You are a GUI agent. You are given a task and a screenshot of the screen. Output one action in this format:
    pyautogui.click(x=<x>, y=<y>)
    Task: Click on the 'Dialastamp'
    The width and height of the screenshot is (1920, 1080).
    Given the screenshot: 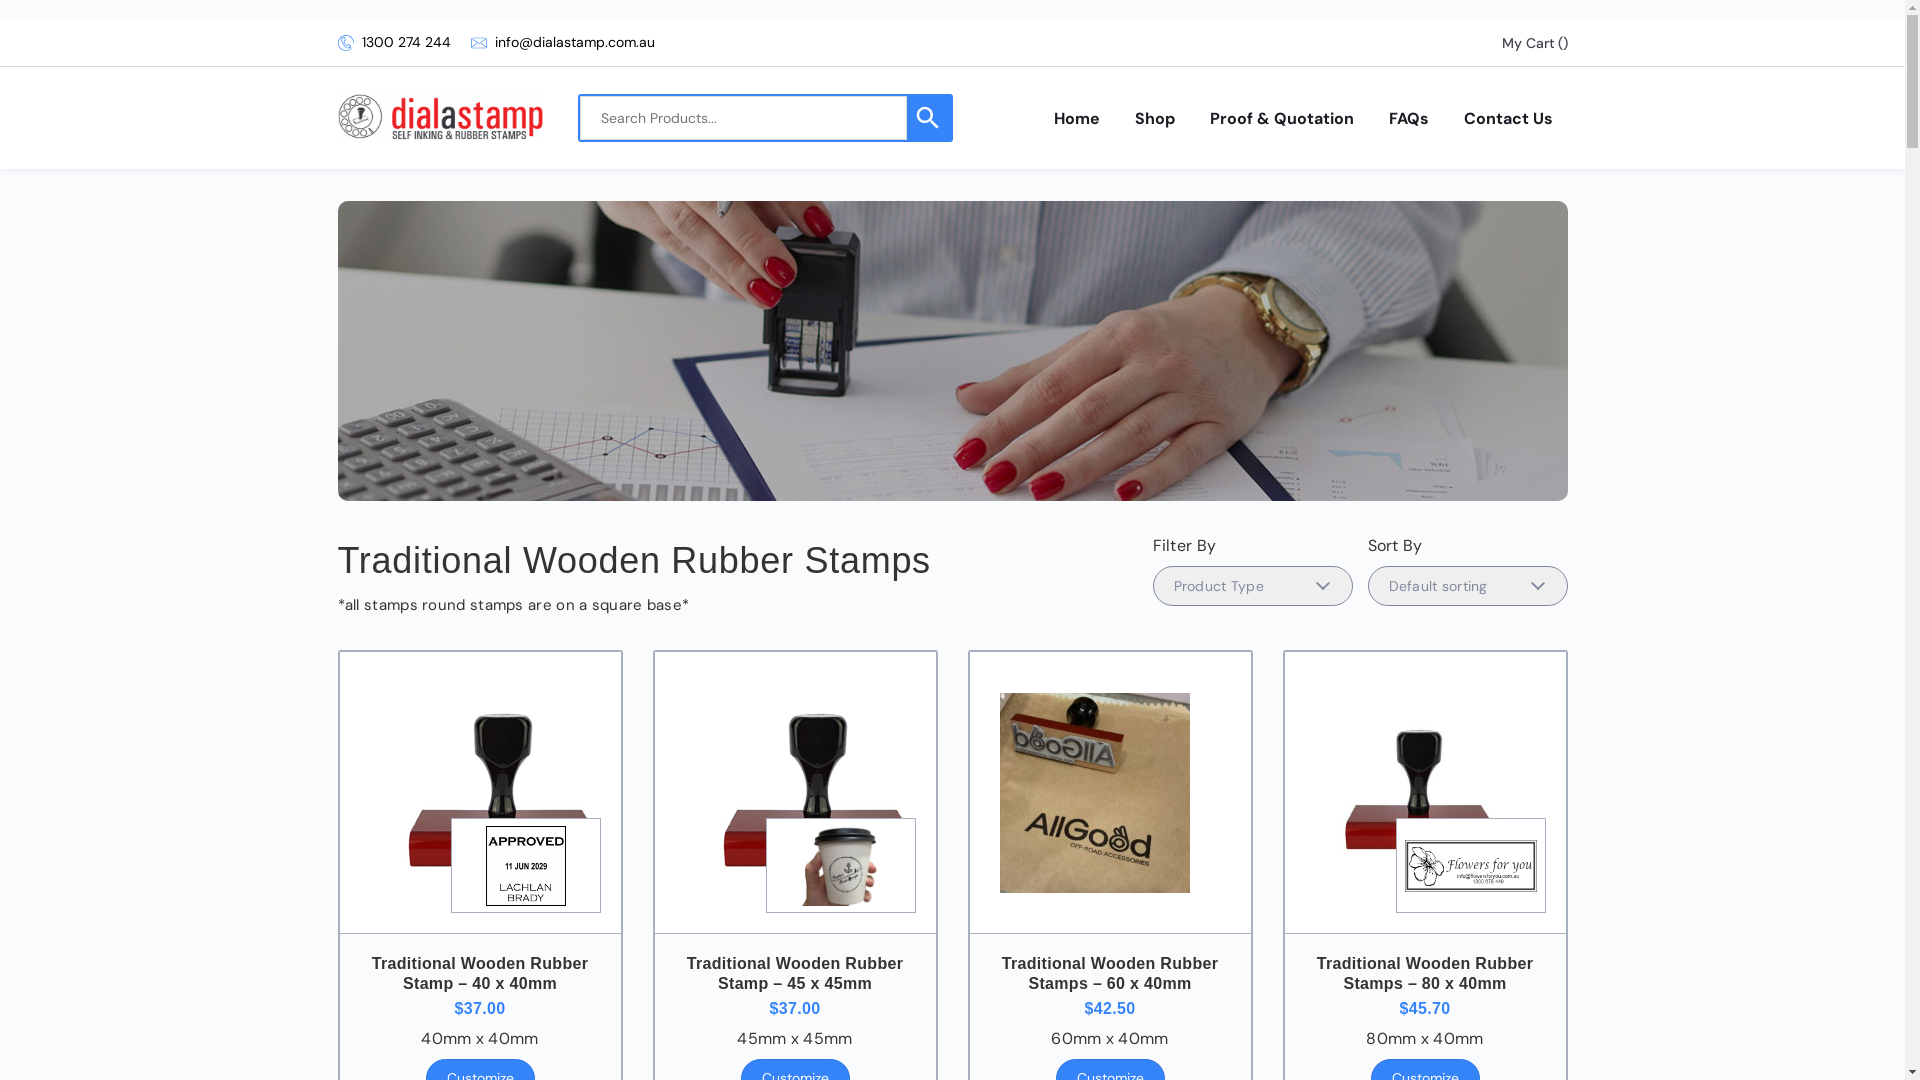 What is the action you would take?
    pyautogui.click(x=439, y=118)
    